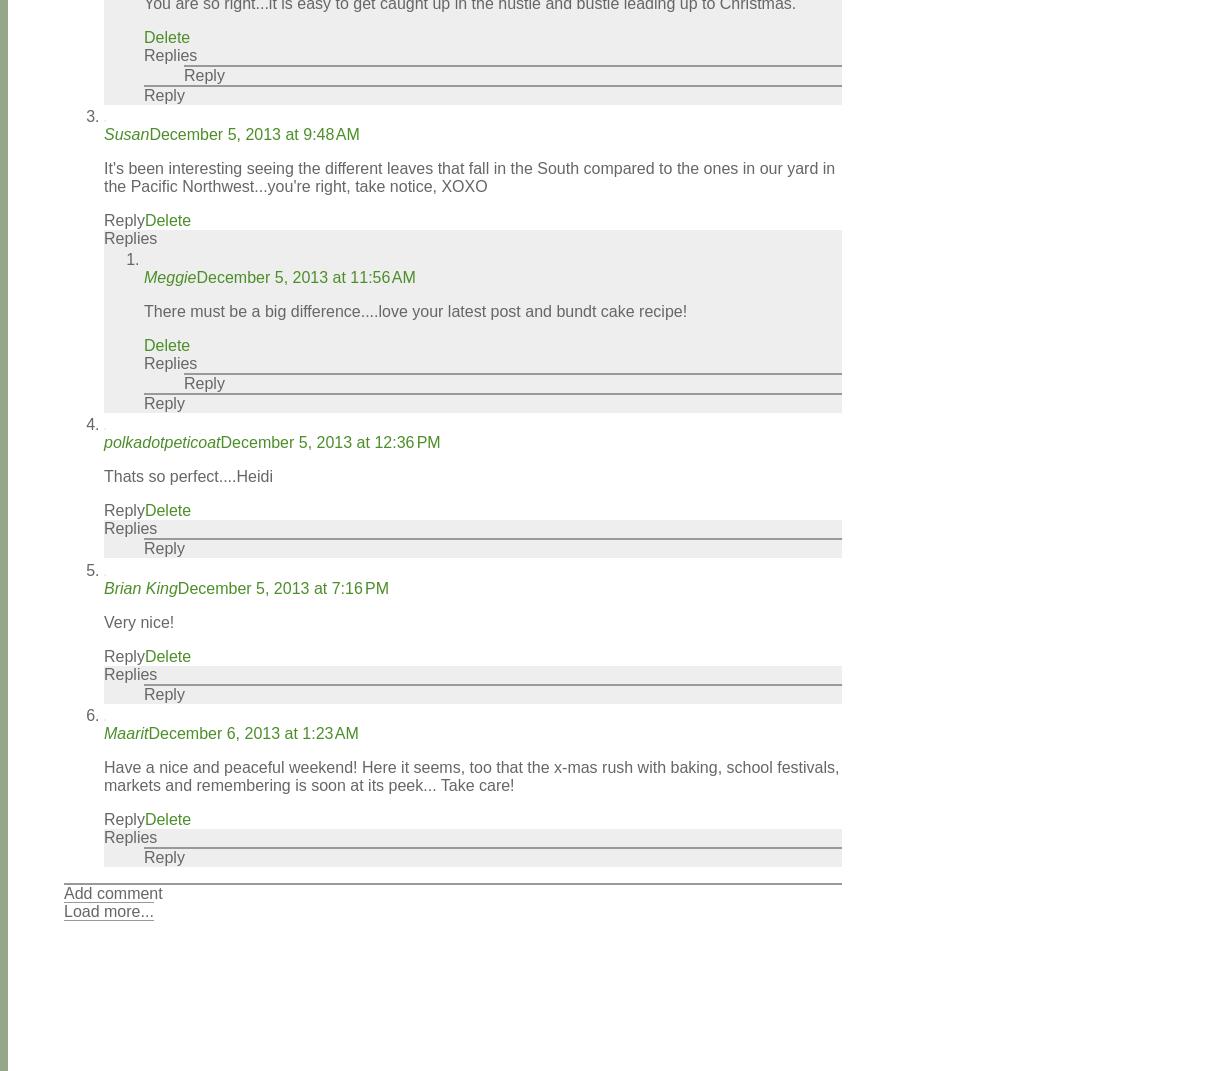 Image resolution: width=1208 pixels, height=1071 pixels. What do you see at coordinates (142, 277) in the screenshot?
I see `'Meggie'` at bounding box center [142, 277].